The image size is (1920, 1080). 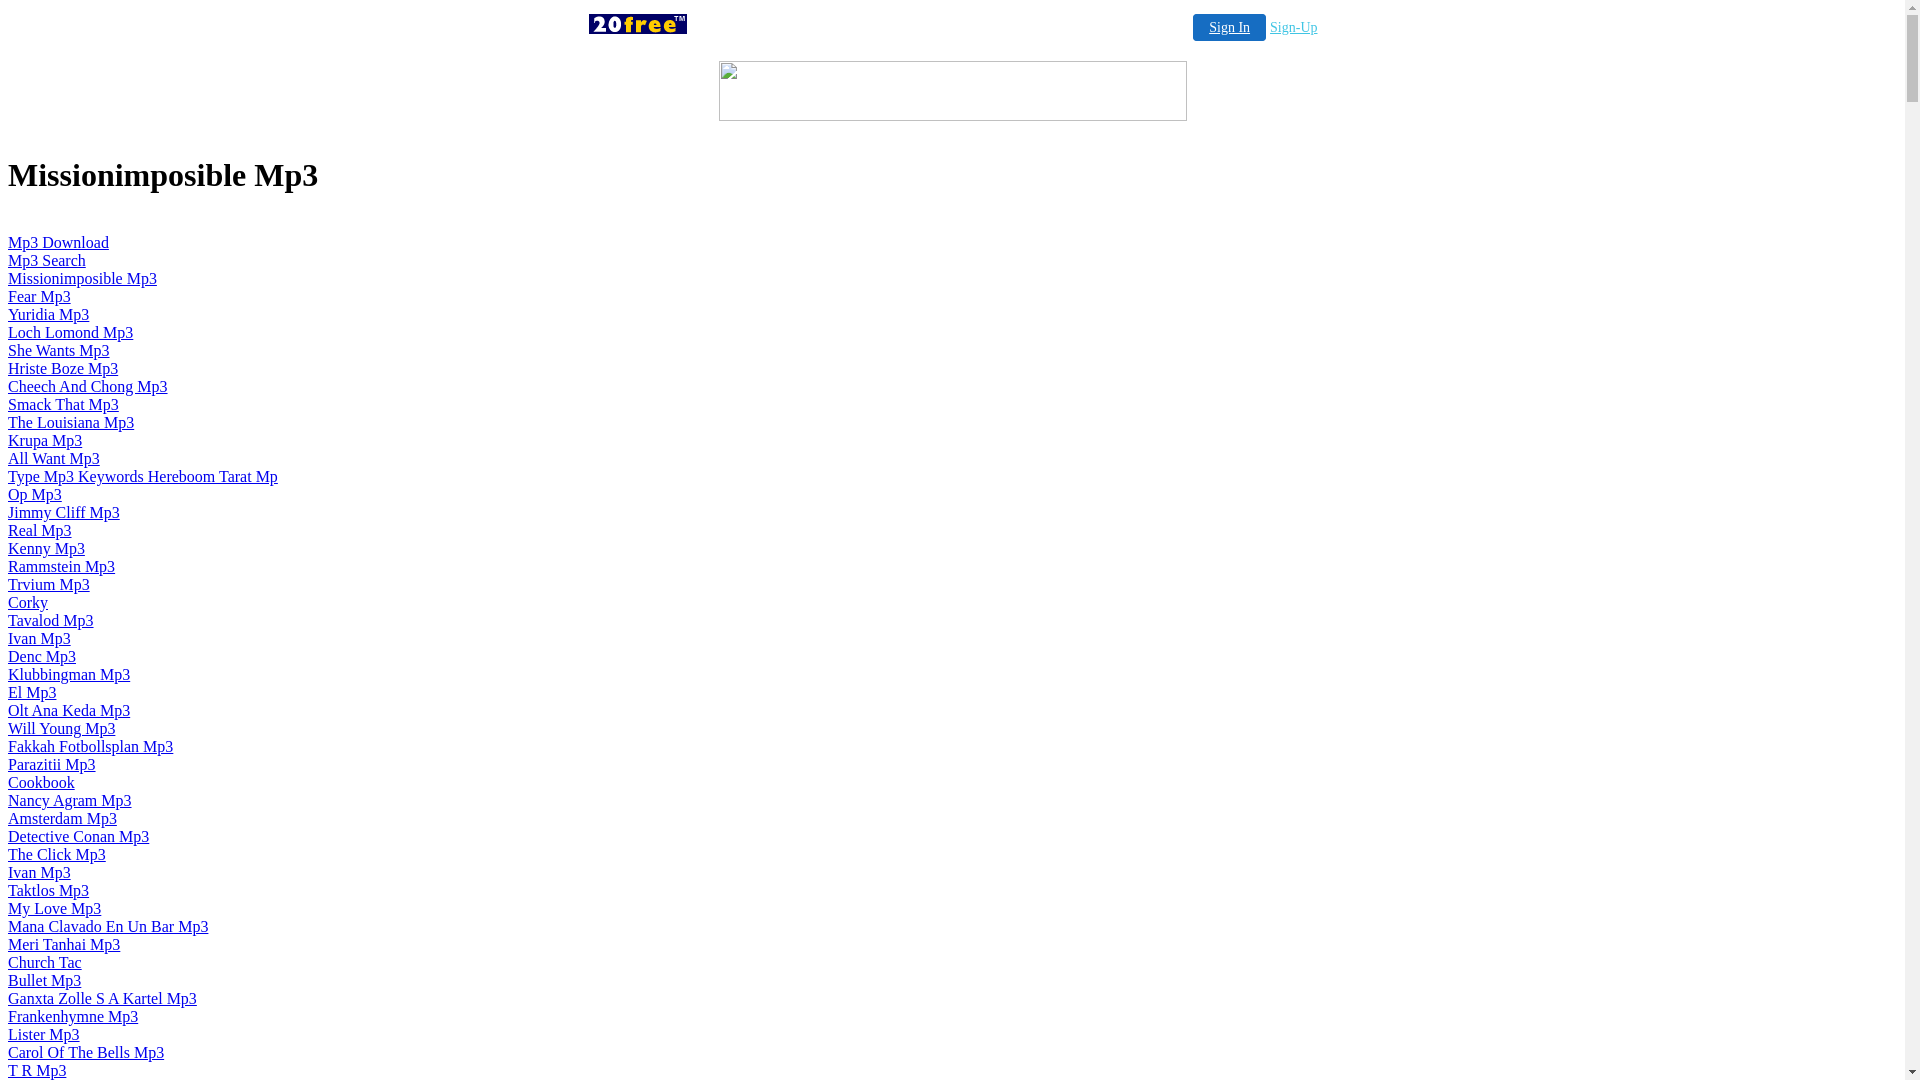 What do you see at coordinates (43, 1034) in the screenshot?
I see `'Lister Mp3'` at bounding box center [43, 1034].